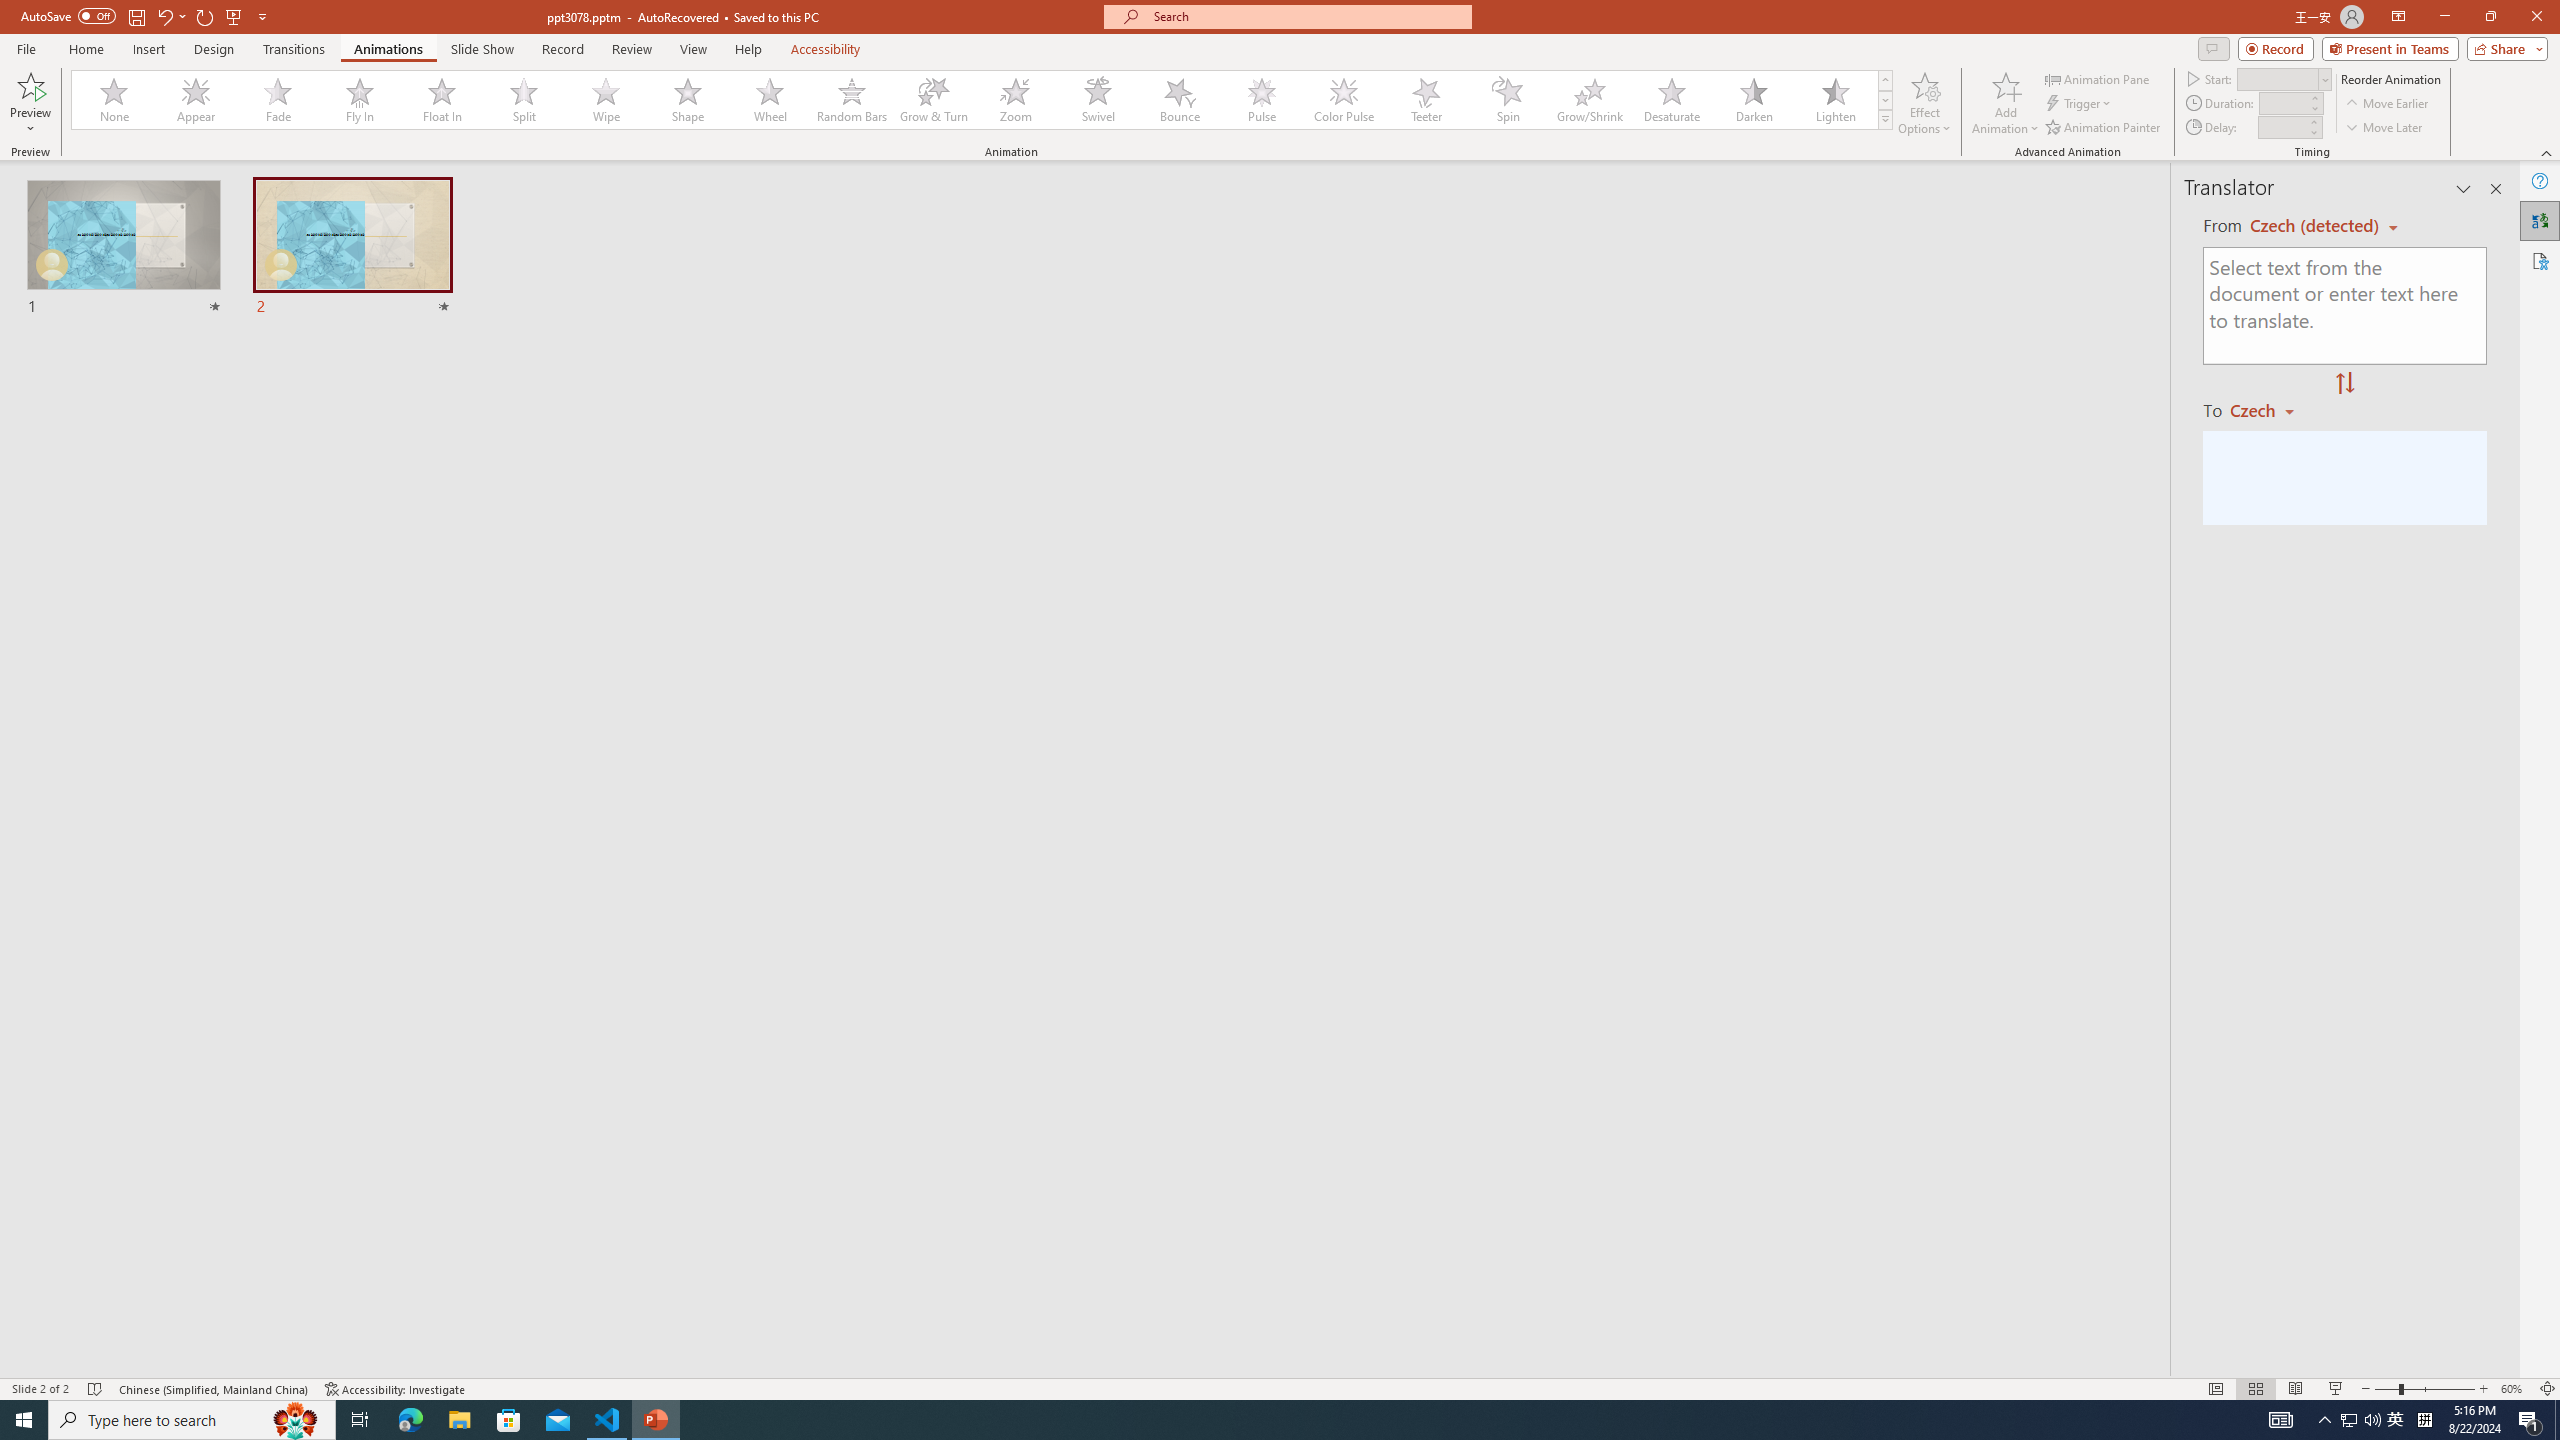  Describe the element at coordinates (1589, 99) in the screenshot. I see `'Grow/Shrink'` at that location.